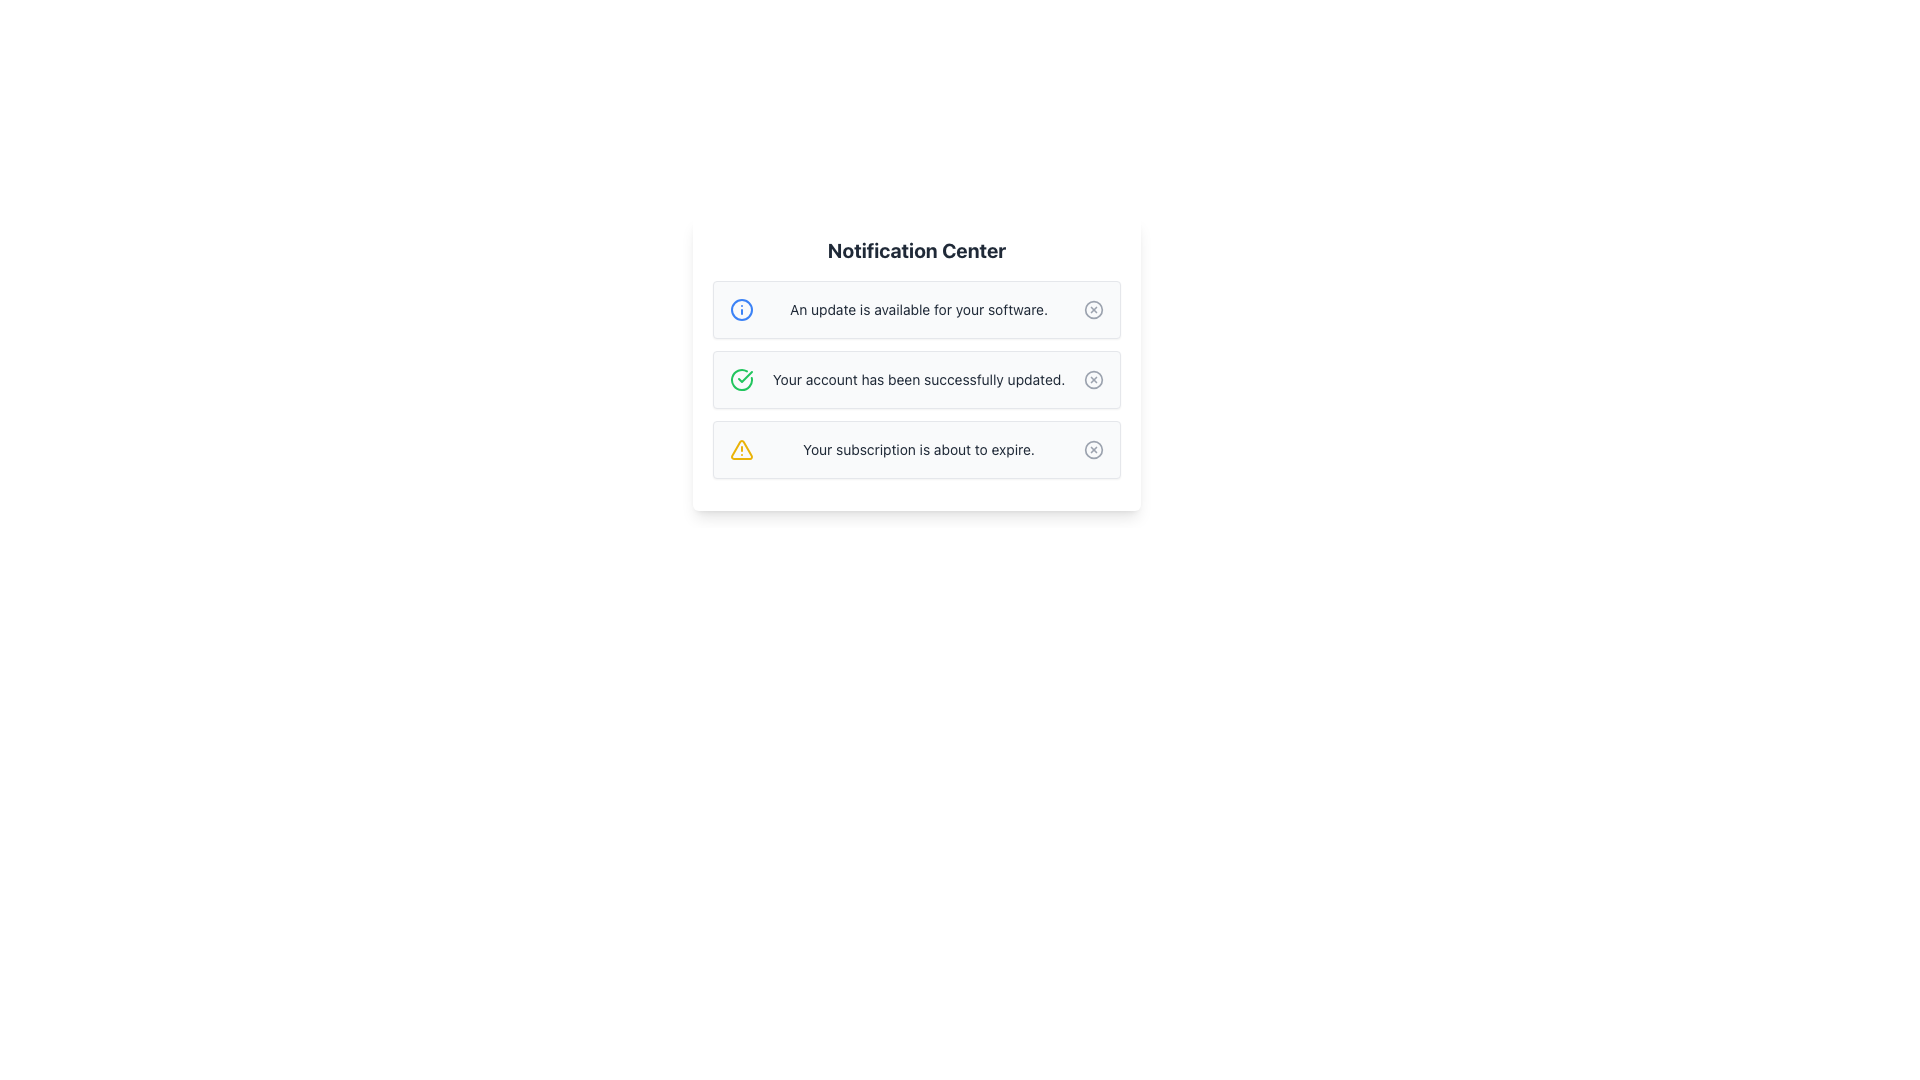 This screenshot has width=1920, height=1080. I want to click on success message displayed in the notification card, located to the right of the circular green checkmark icon, so click(917, 380).